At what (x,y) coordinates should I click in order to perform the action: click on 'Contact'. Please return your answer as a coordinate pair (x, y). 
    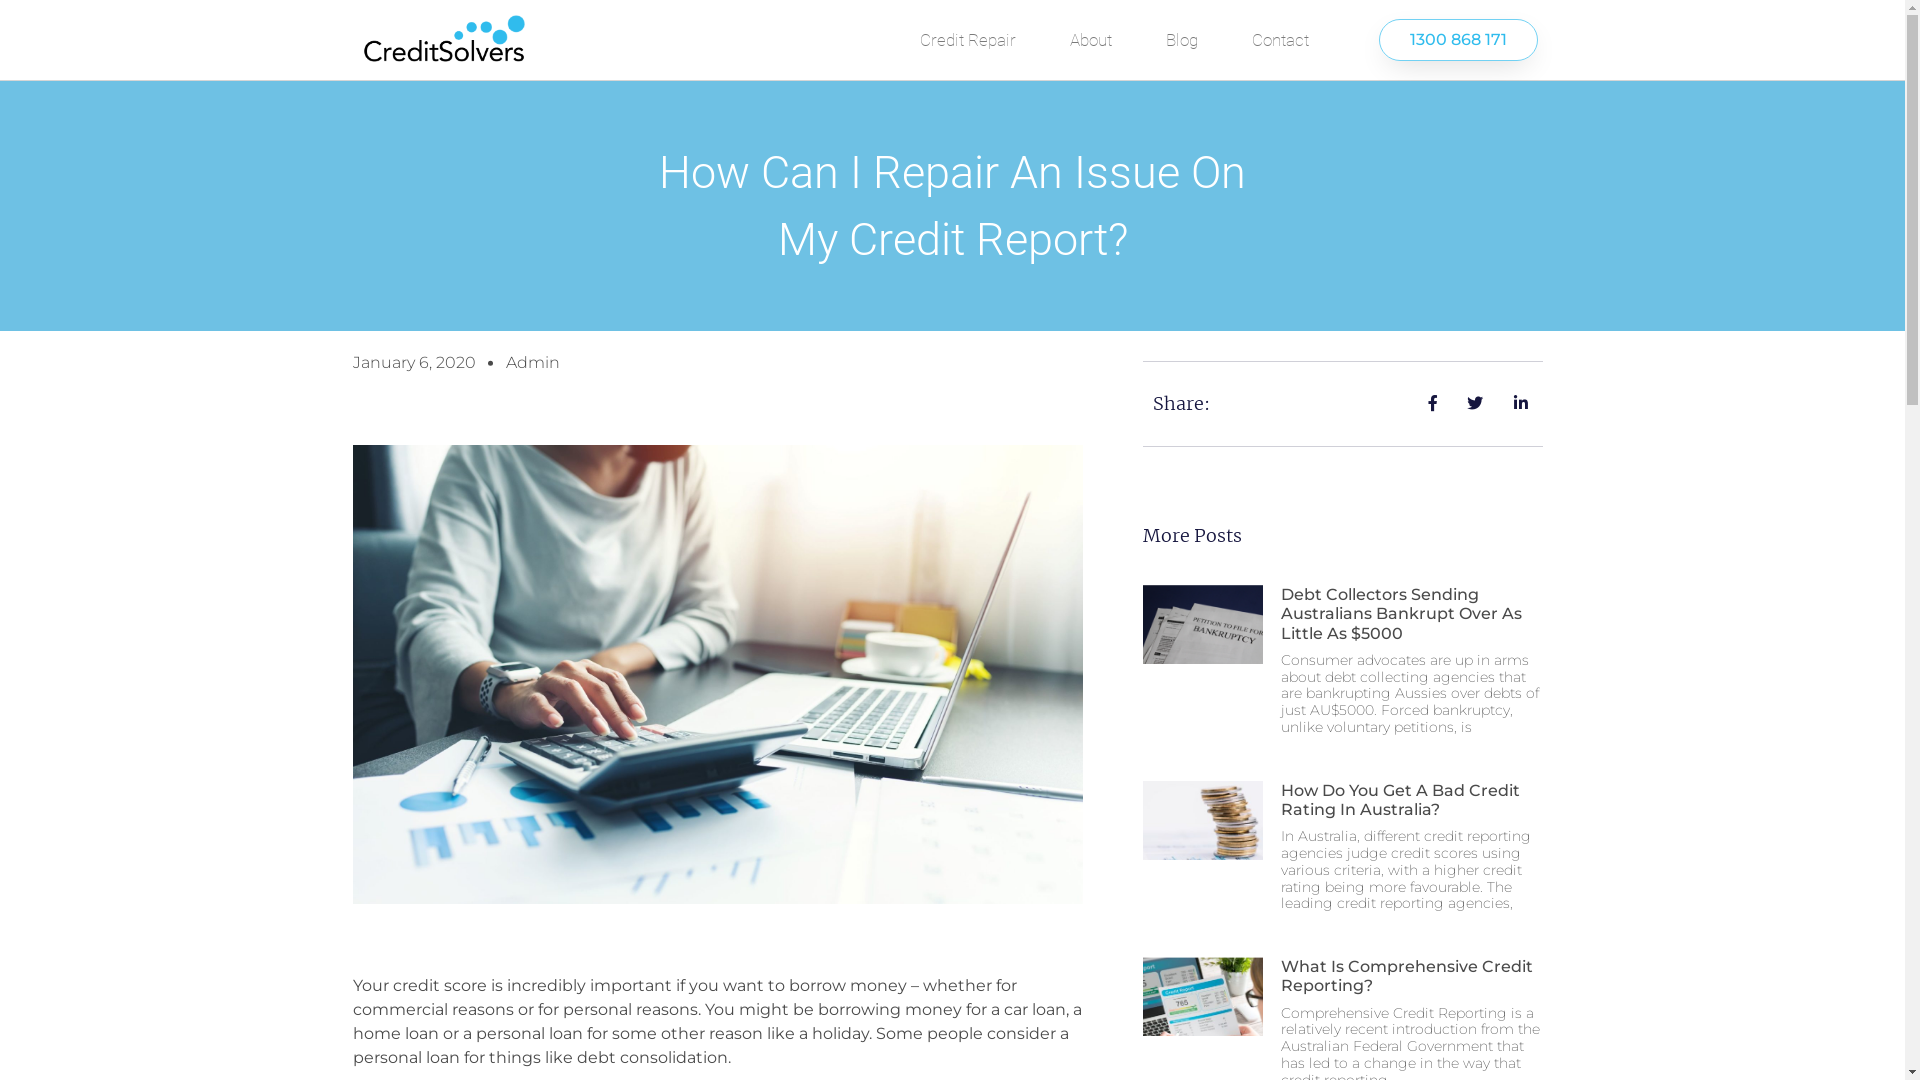
    Looking at the image, I should click on (1223, 39).